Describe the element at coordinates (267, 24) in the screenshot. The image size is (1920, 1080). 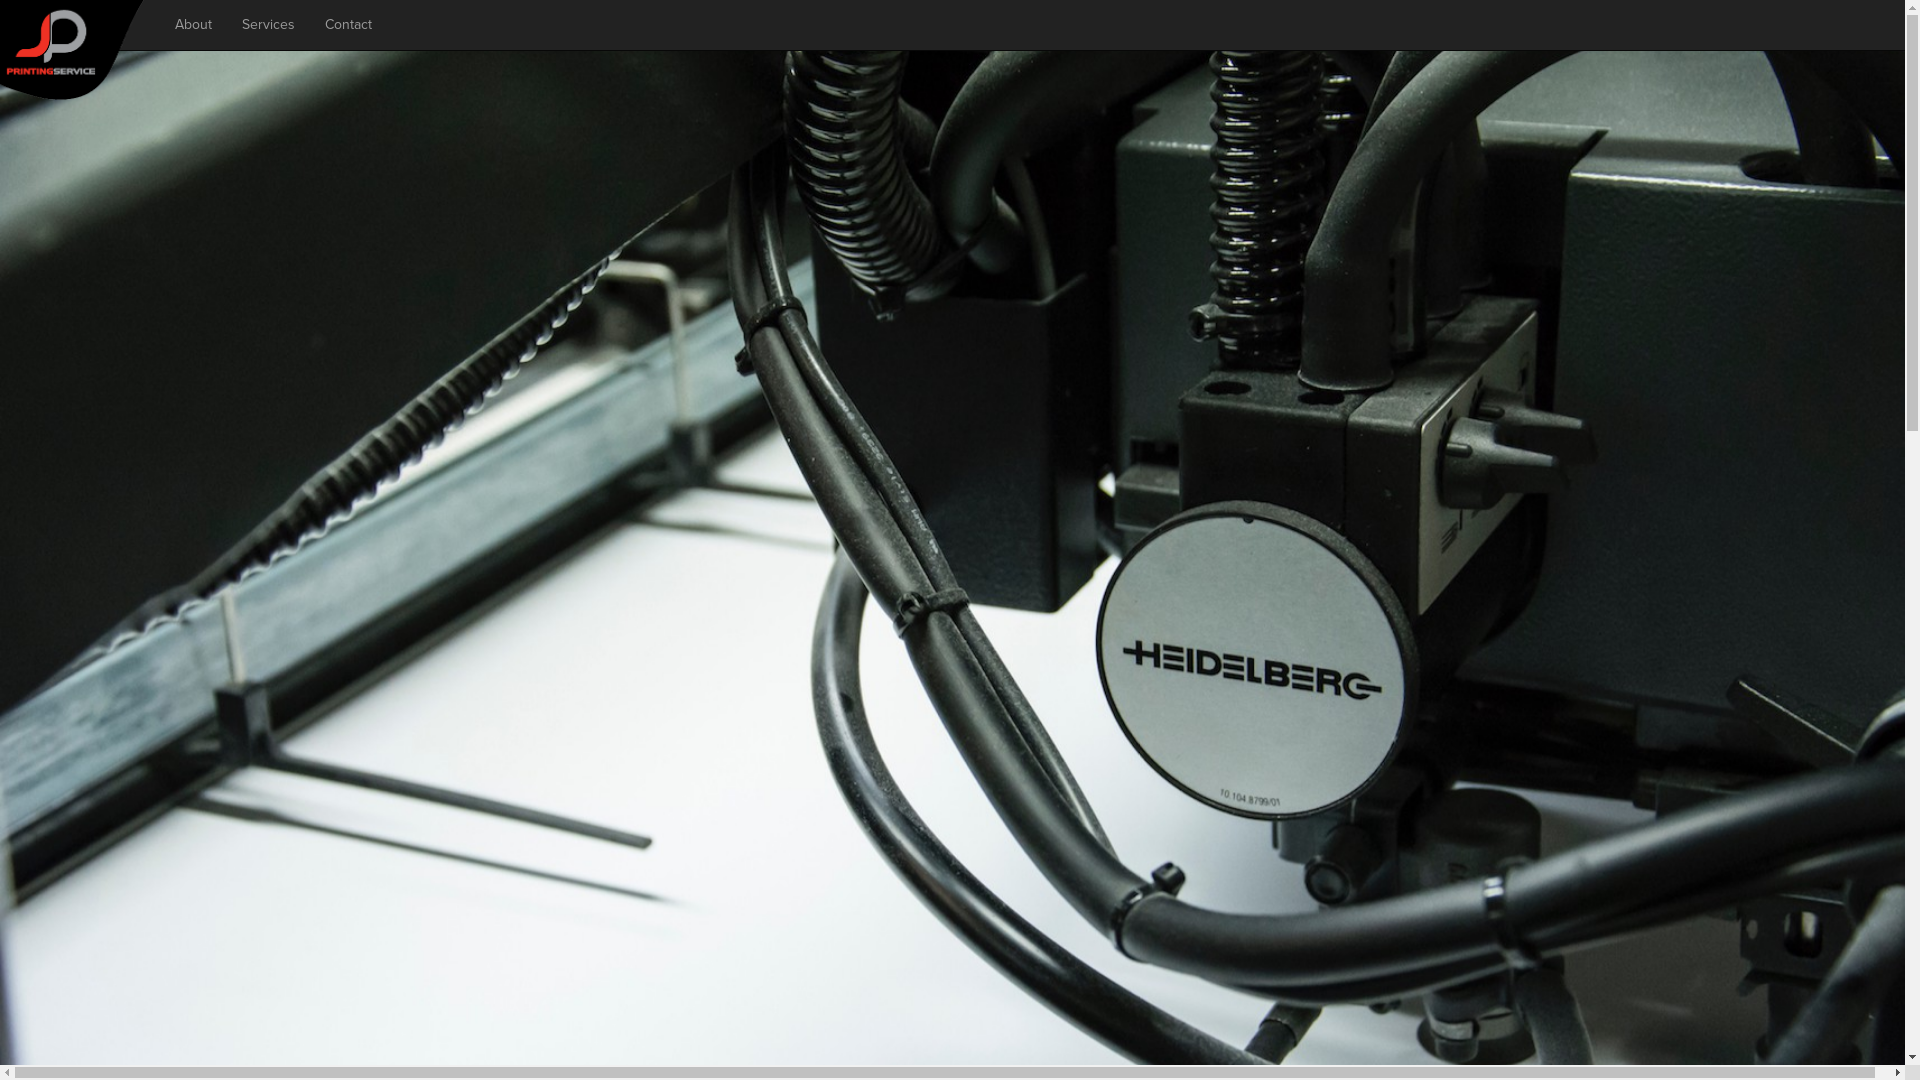
I see `'Services'` at that location.